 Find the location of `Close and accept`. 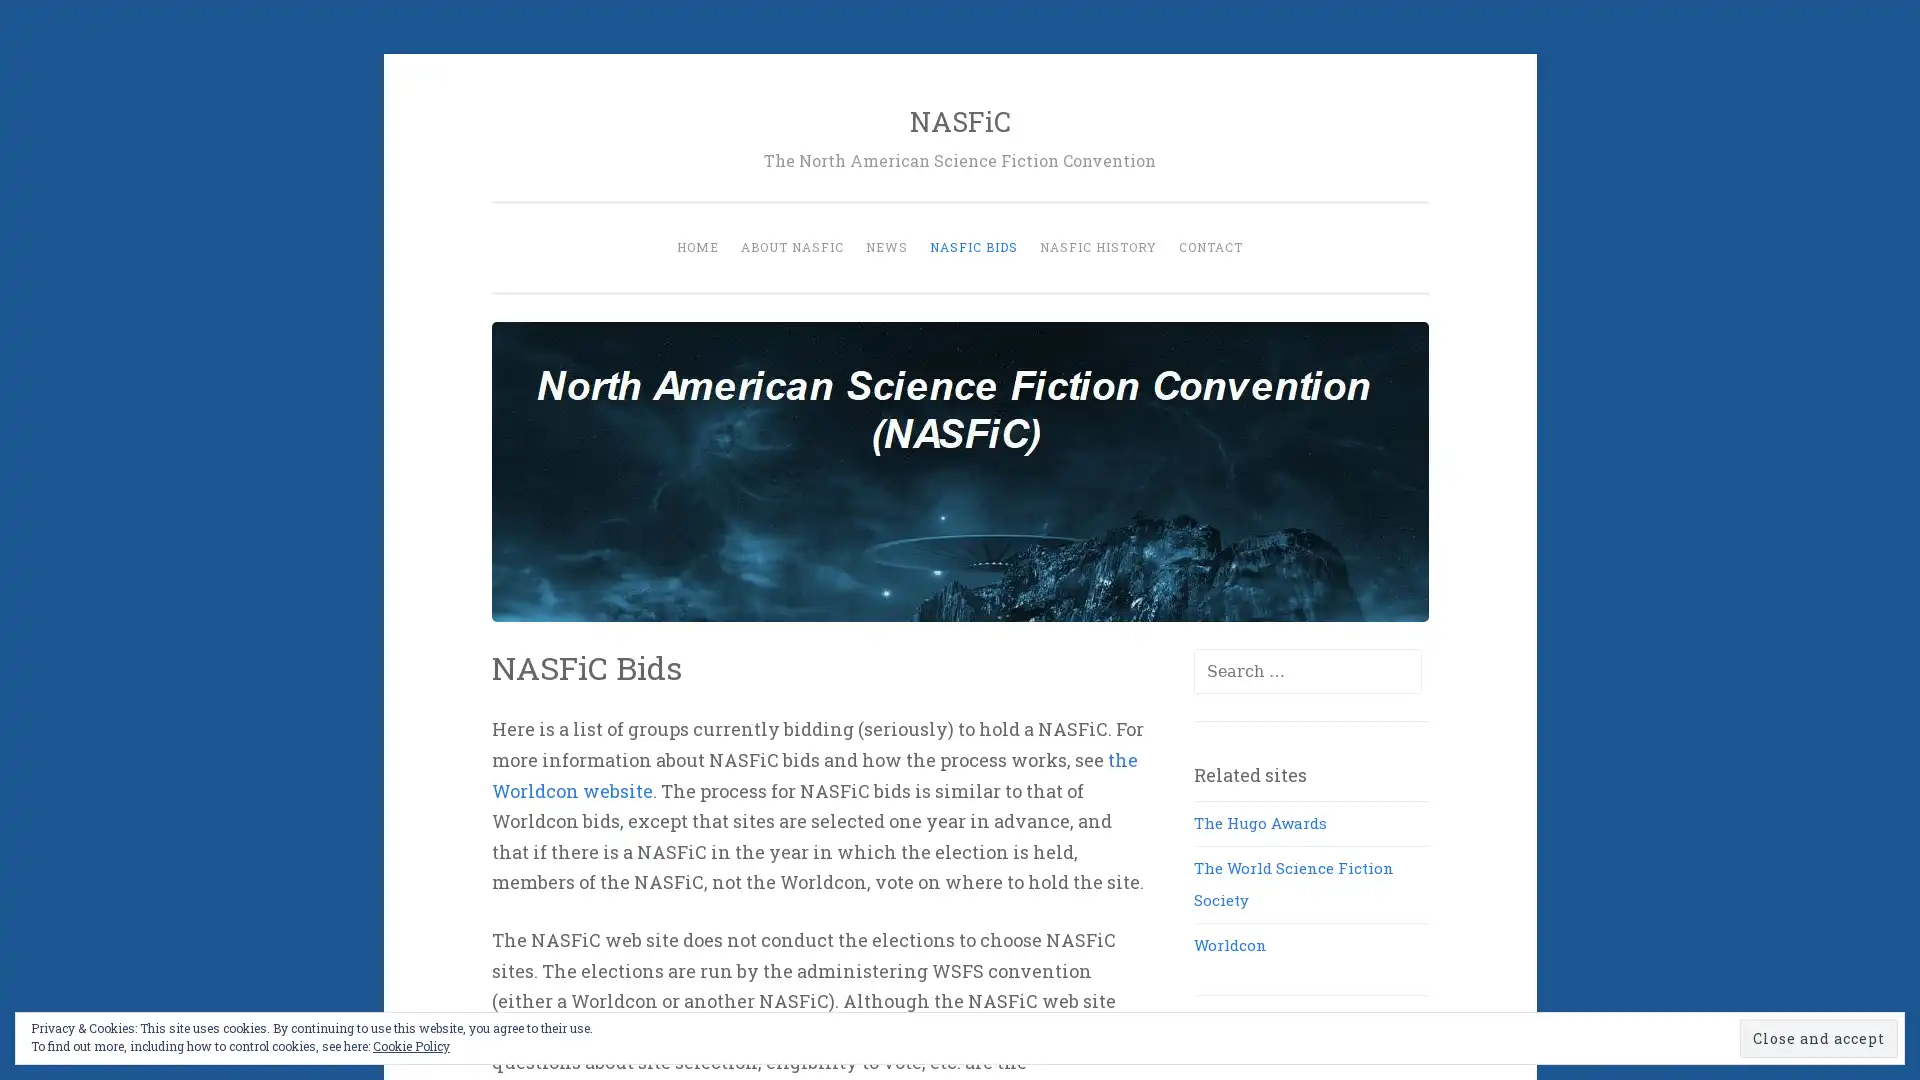

Close and accept is located at coordinates (1819, 1037).